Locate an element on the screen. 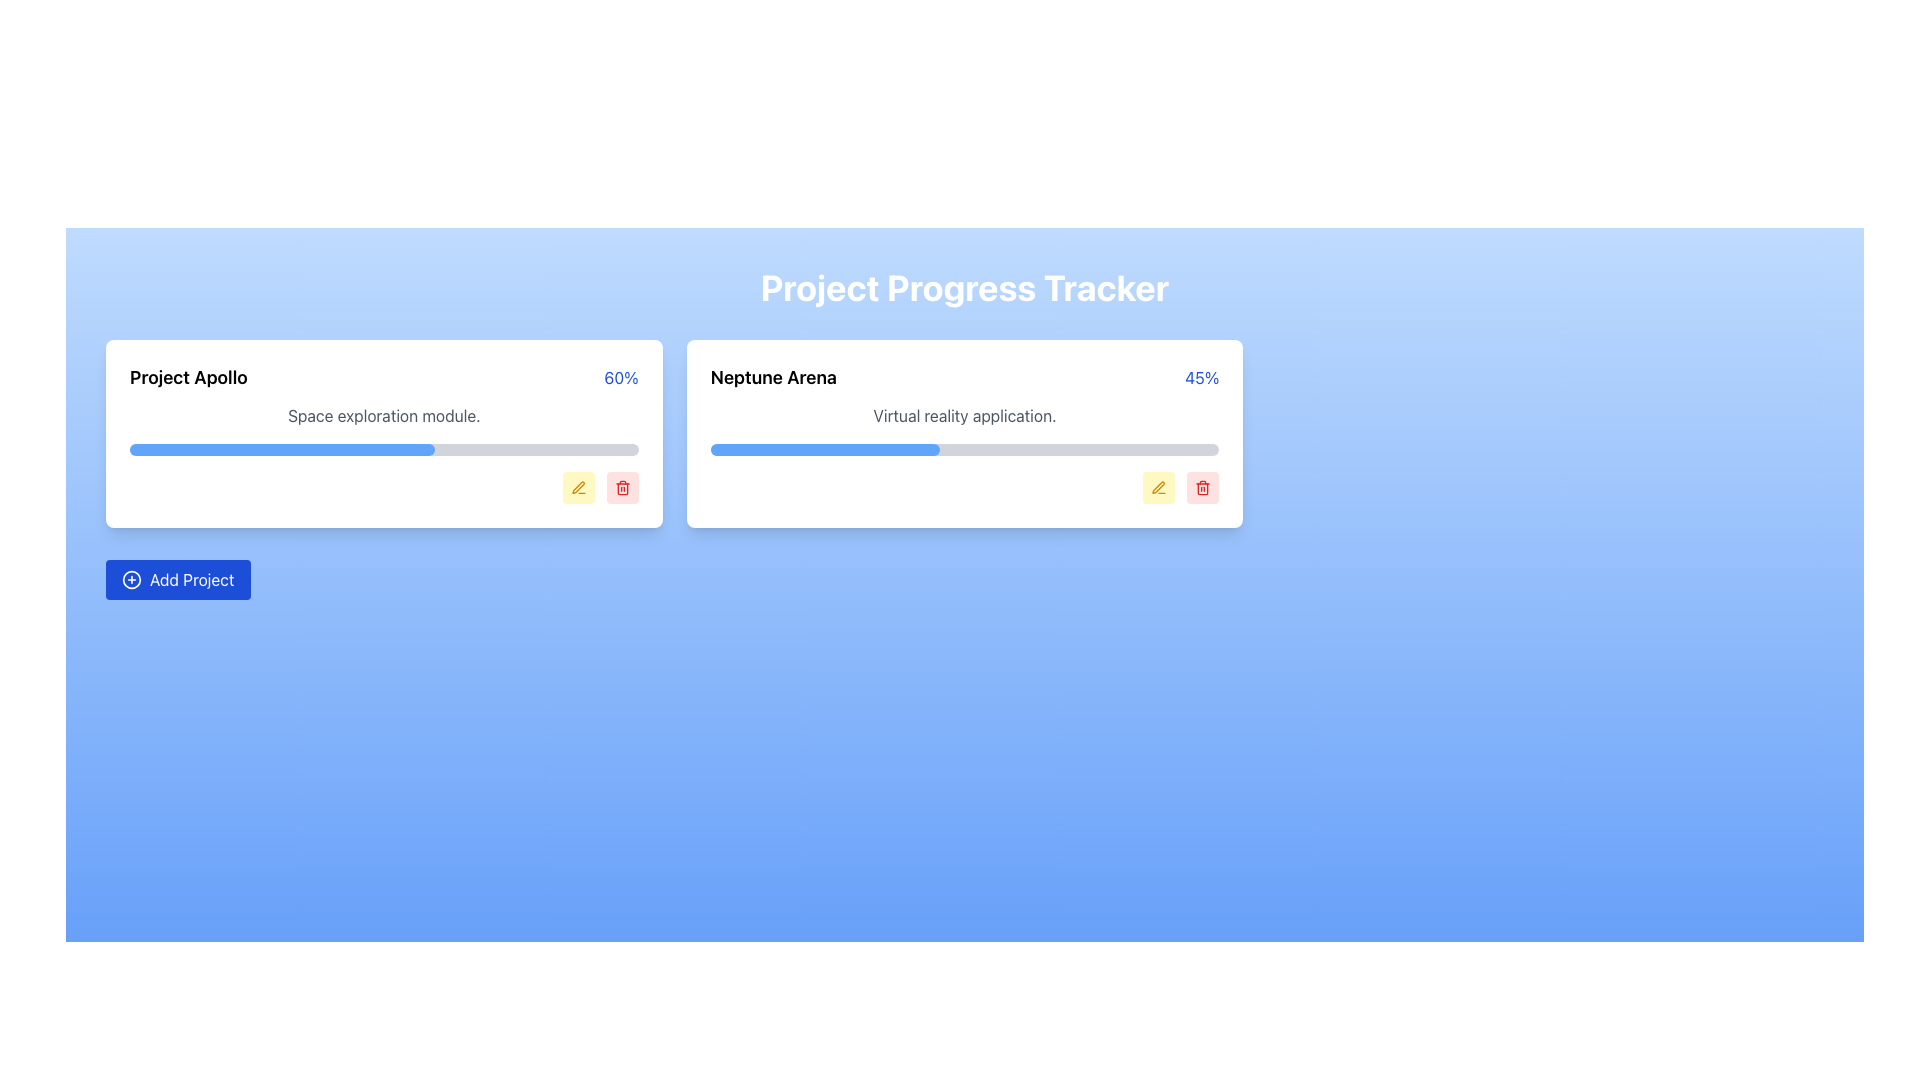 The height and width of the screenshot is (1080, 1920). the horizontal progress bar indicating 45% progress, located within the 'Neptune Arena' card, directly below 'Virtual reality application' is located at coordinates (825, 450).